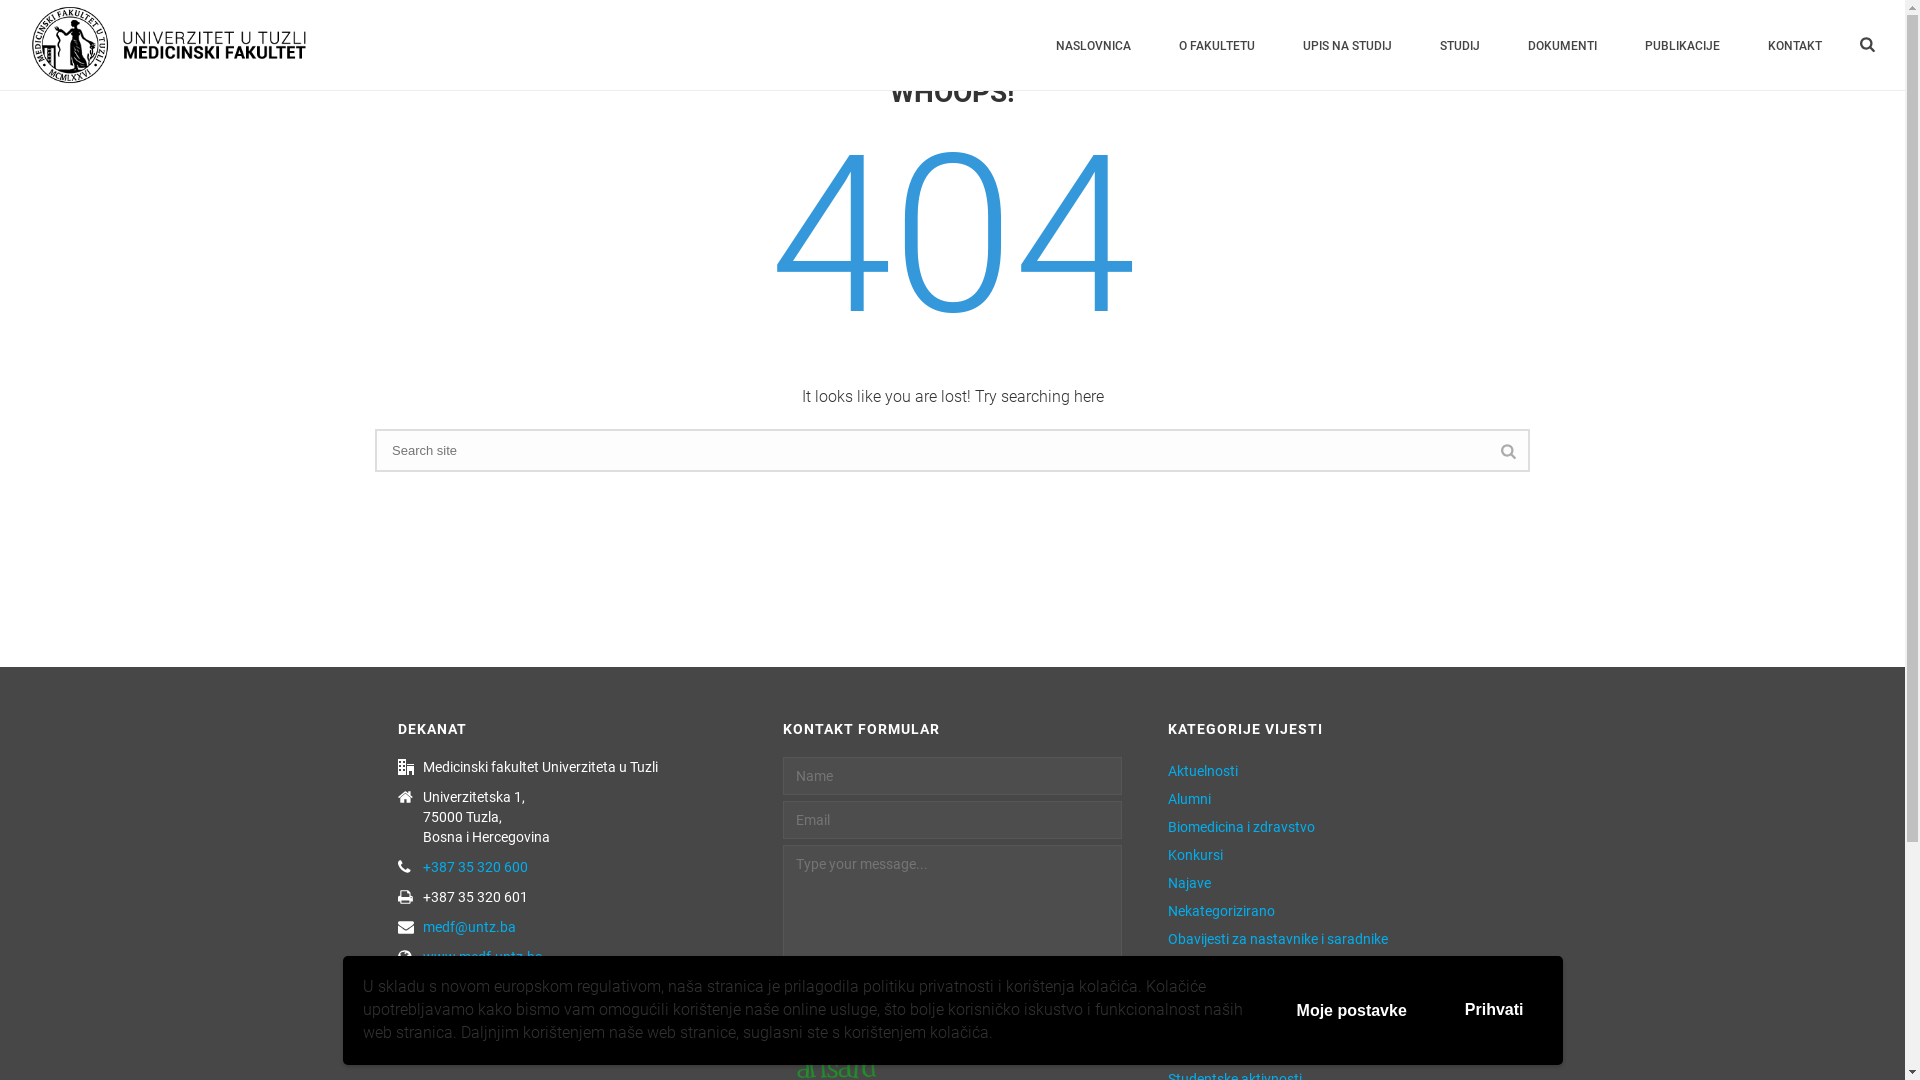 This screenshot has height=1080, width=1920. I want to click on '+387 35 320 600', so click(474, 866).